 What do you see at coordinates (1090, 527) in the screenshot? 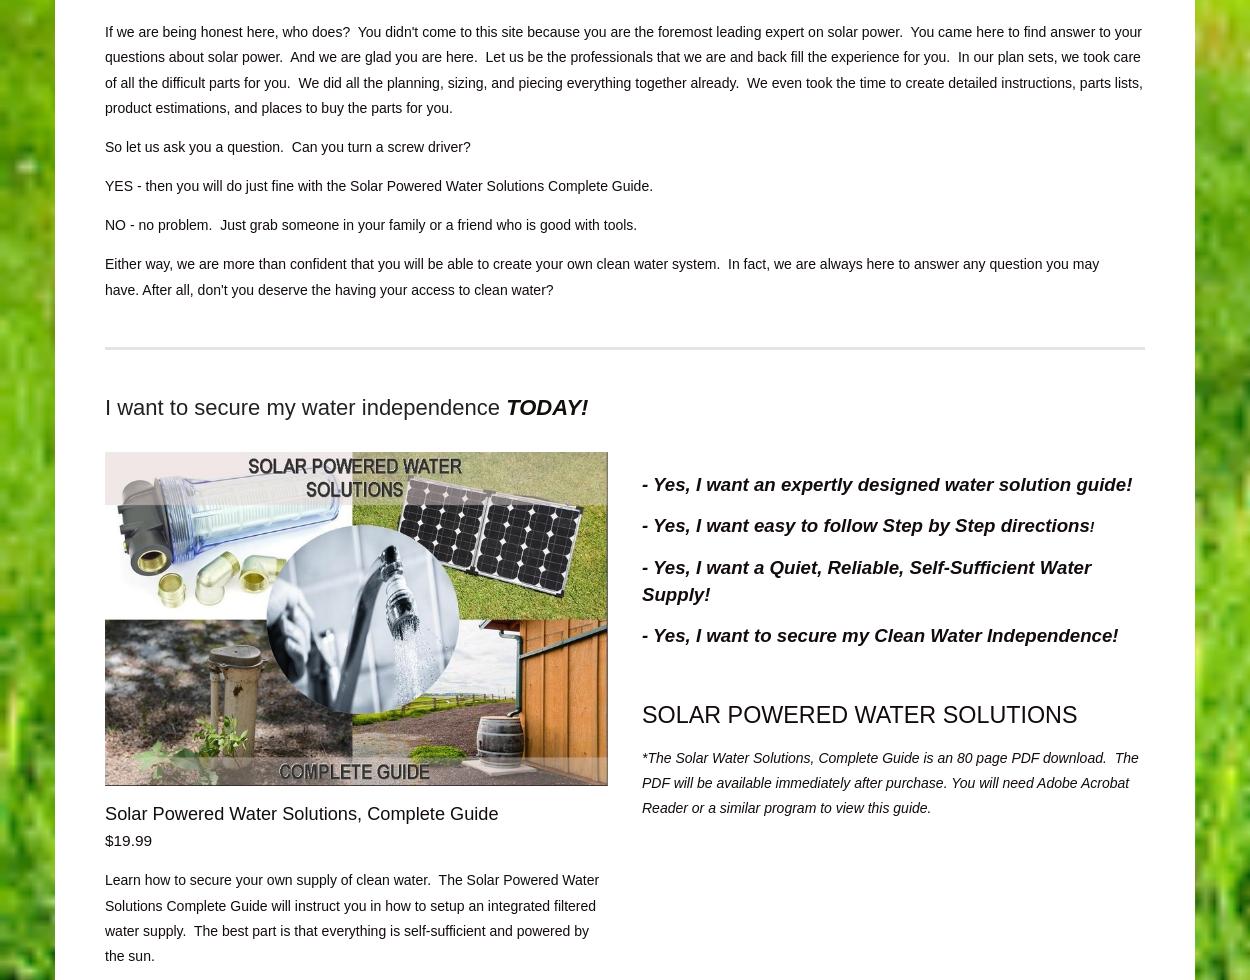
I see `'!'` at bounding box center [1090, 527].